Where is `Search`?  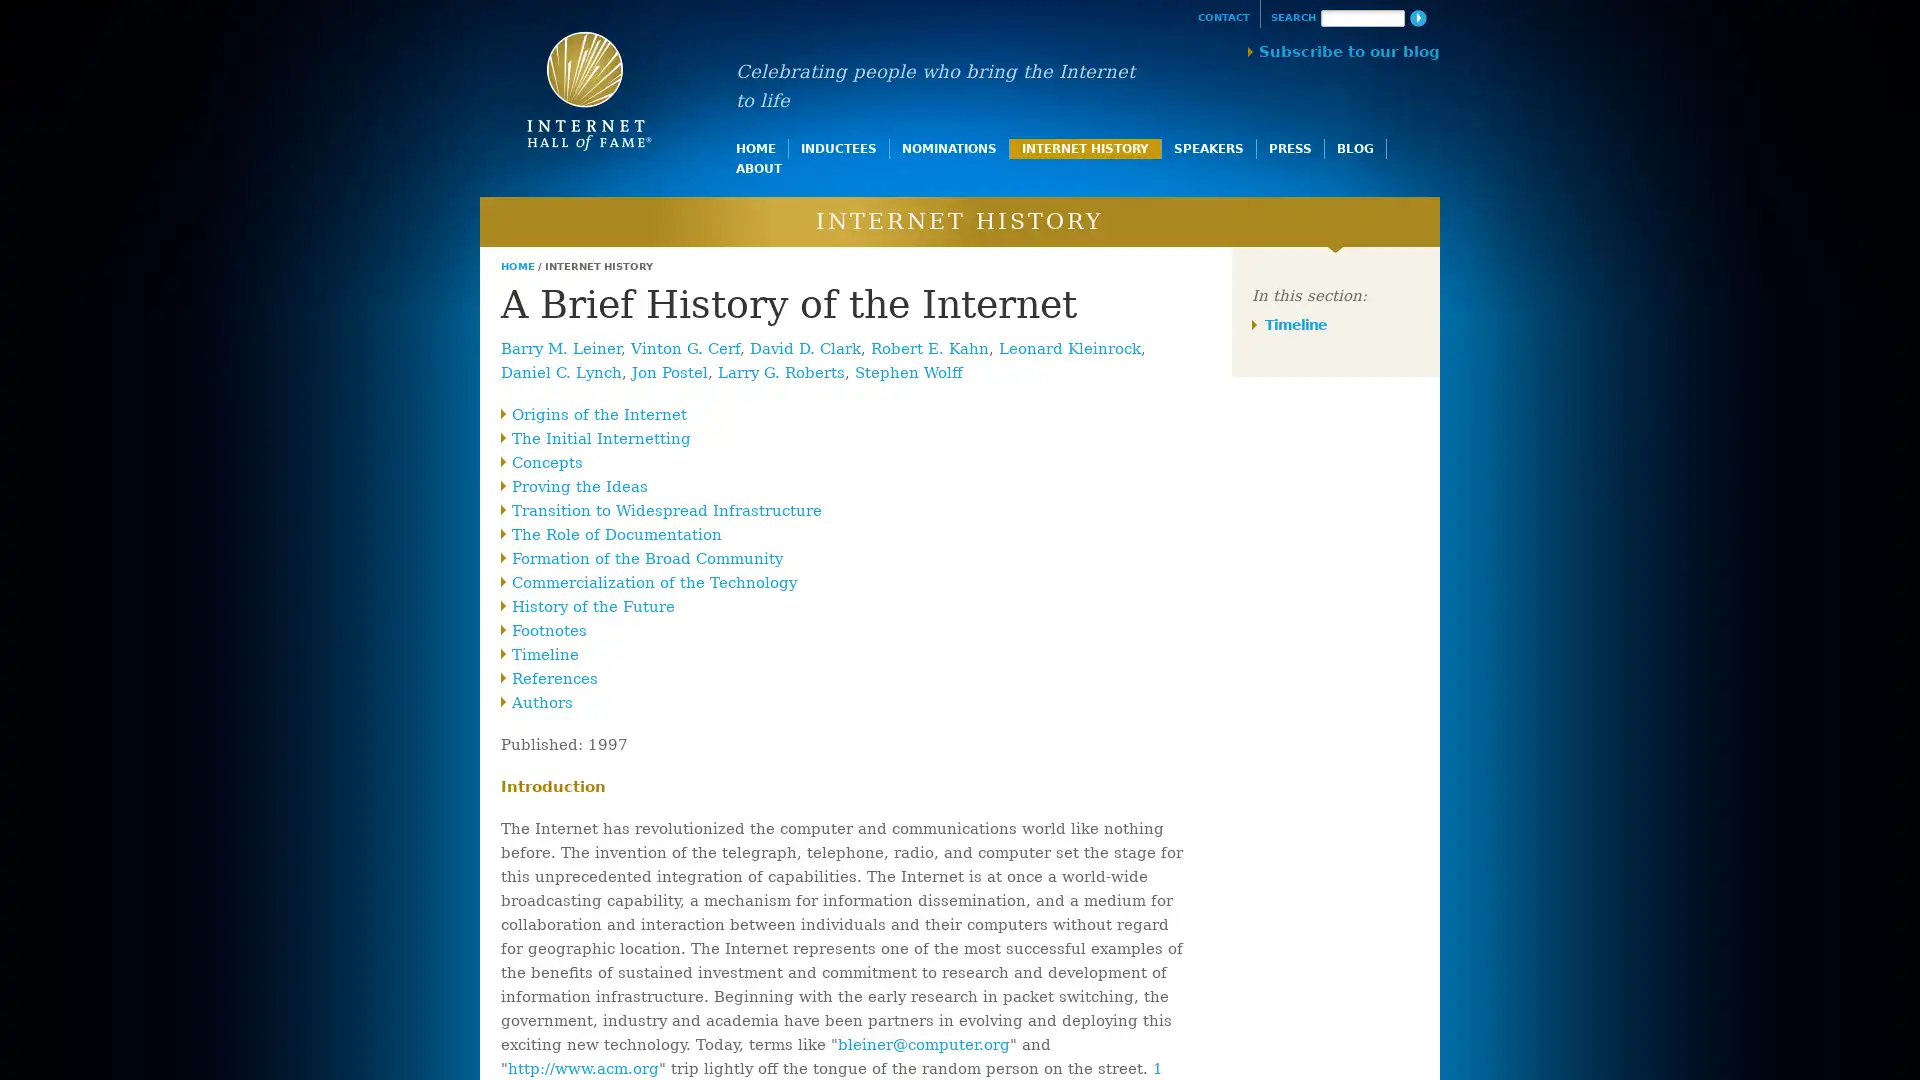 Search is located at coordinates (1416, 18).